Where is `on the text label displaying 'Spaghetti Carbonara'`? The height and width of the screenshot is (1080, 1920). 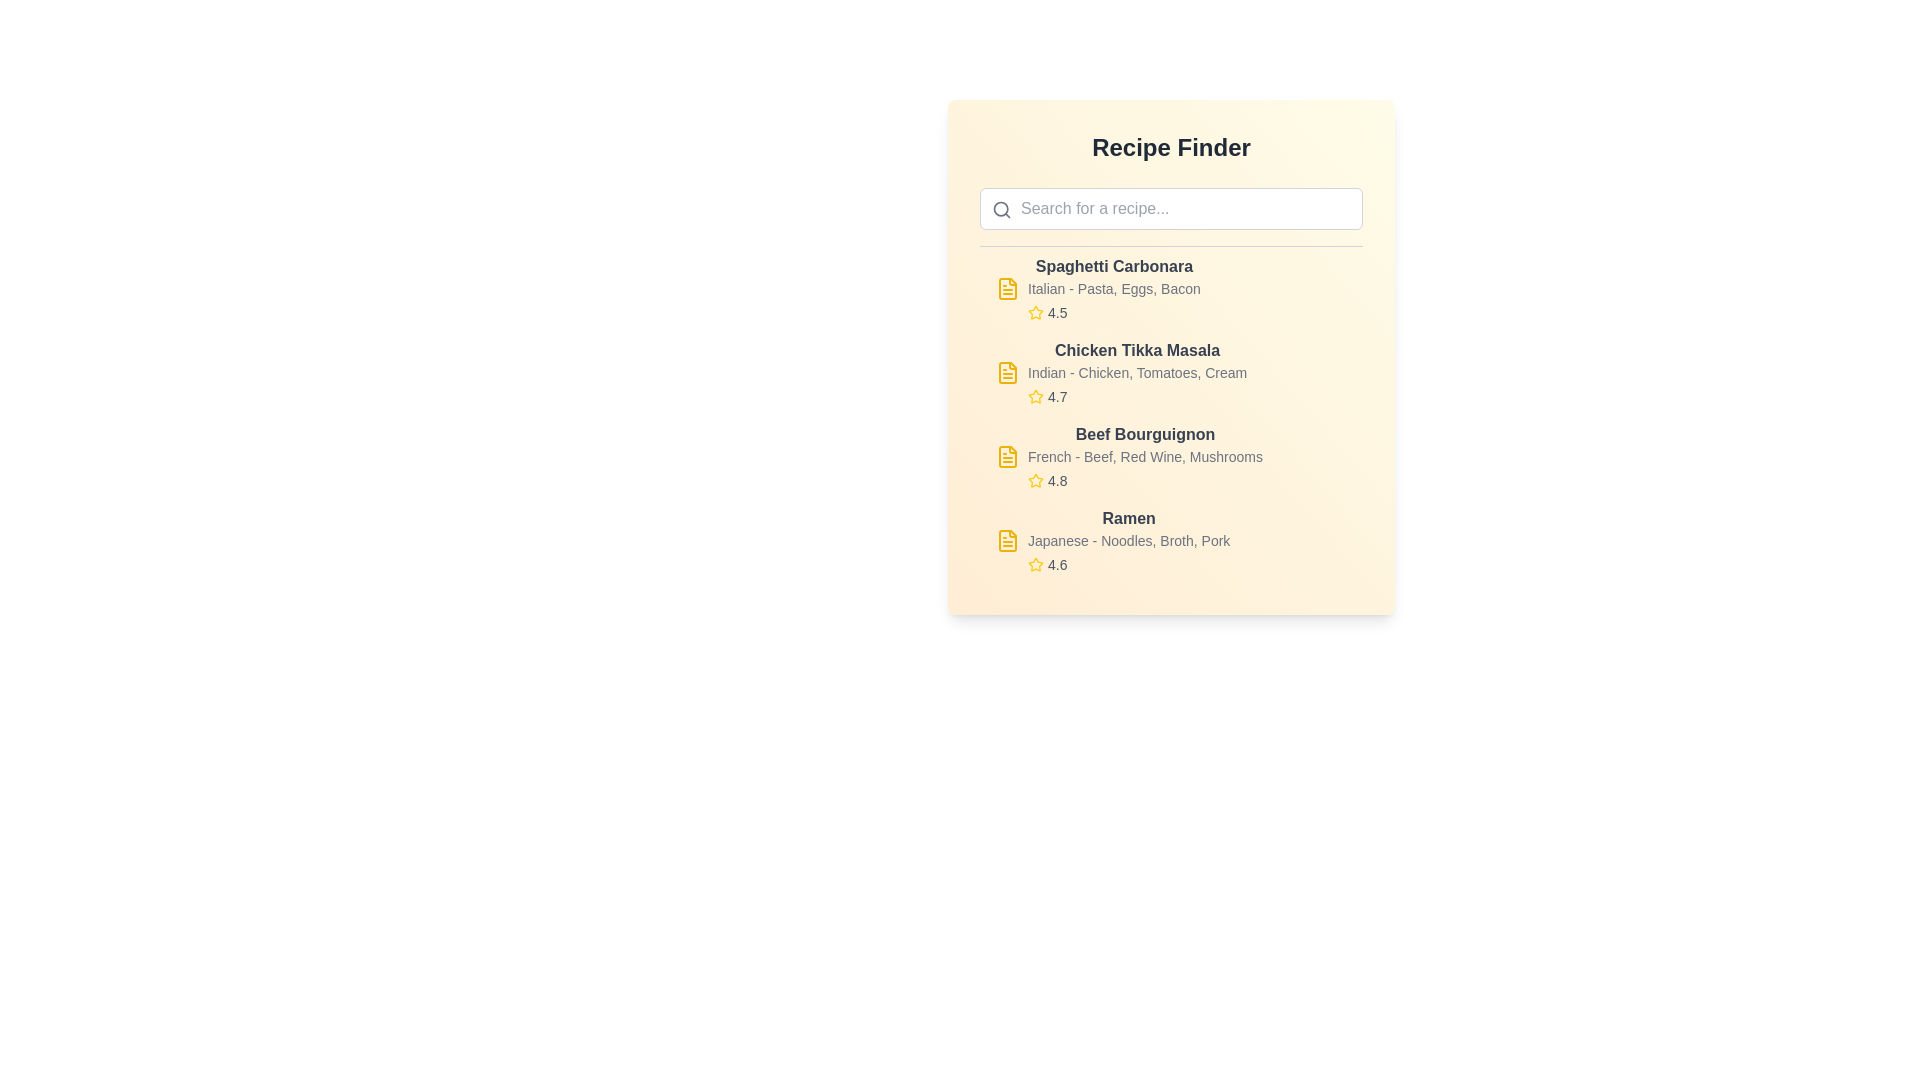
on the text label displaying 'Spaghetti Carbonara' is located at coordinates (1113, 265).